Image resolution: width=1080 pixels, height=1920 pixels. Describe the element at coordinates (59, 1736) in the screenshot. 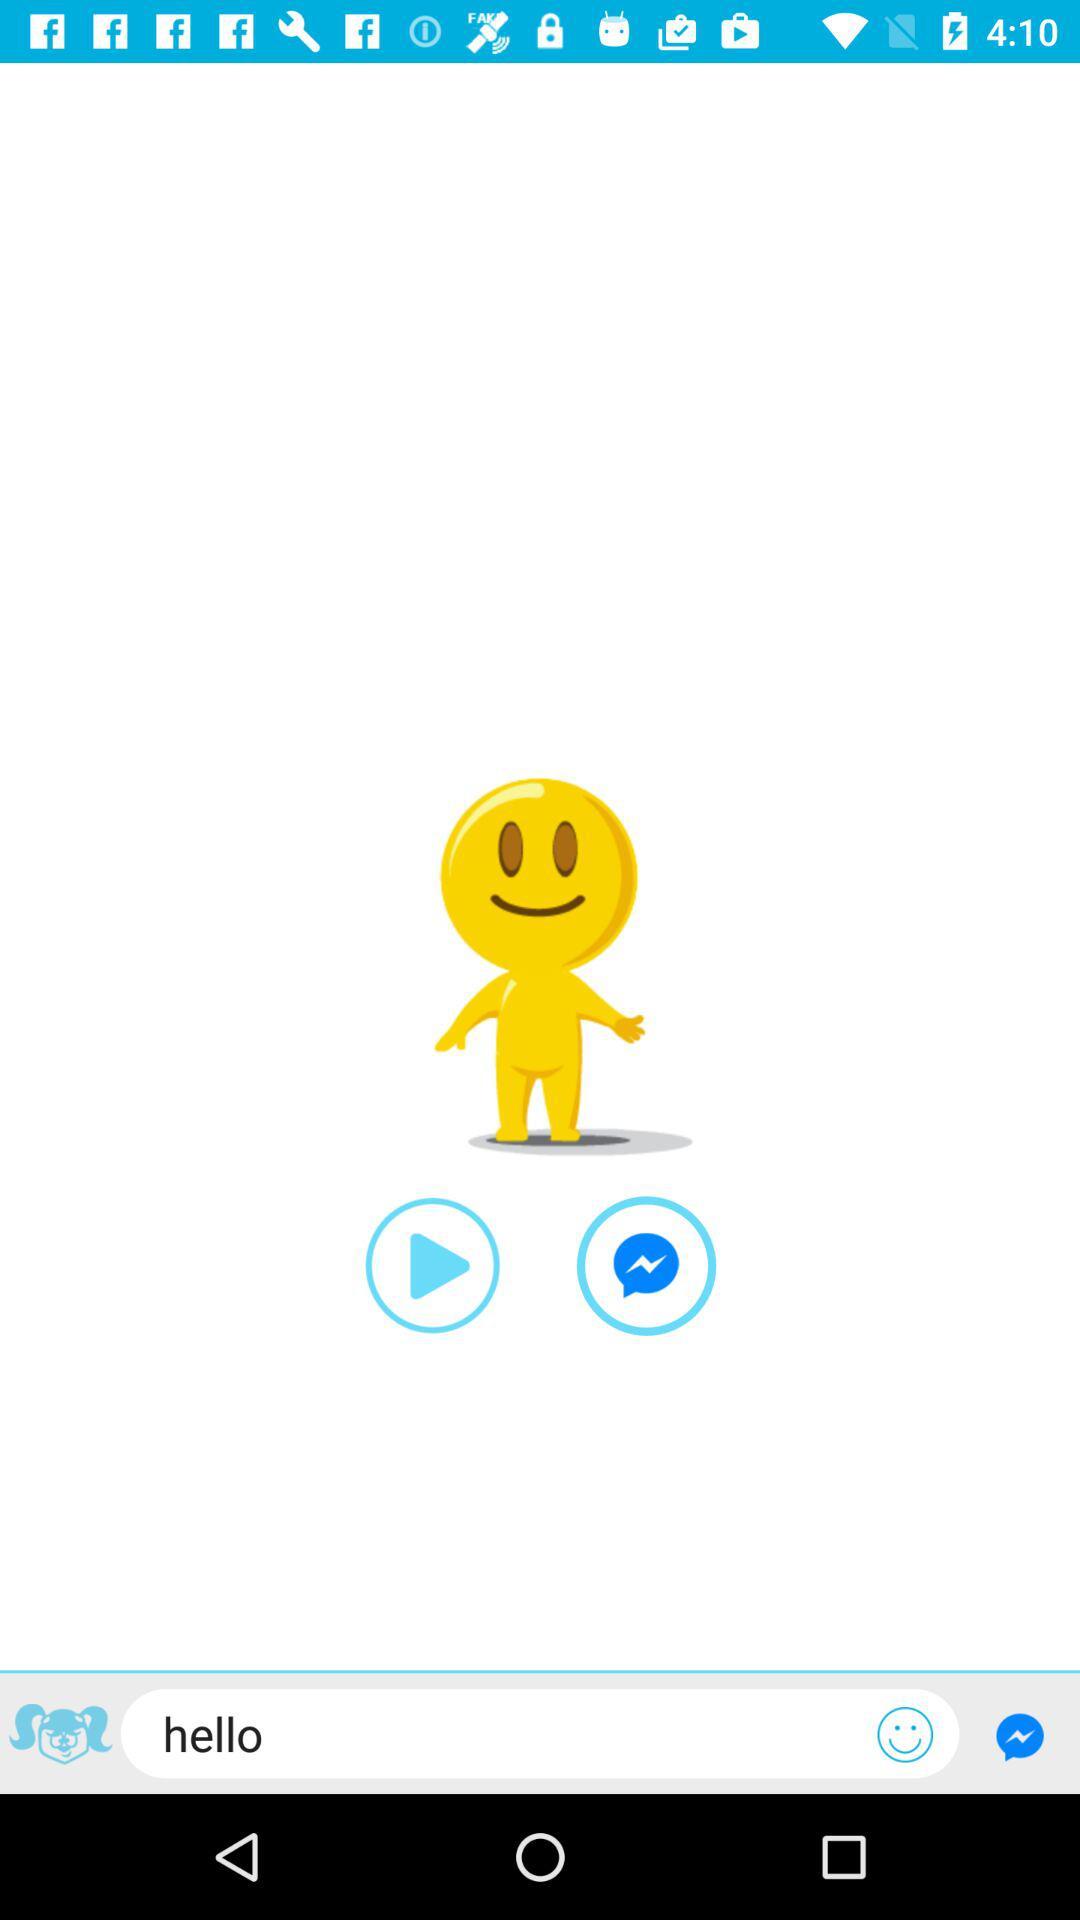

I see `the item next to the hello item` at that location.